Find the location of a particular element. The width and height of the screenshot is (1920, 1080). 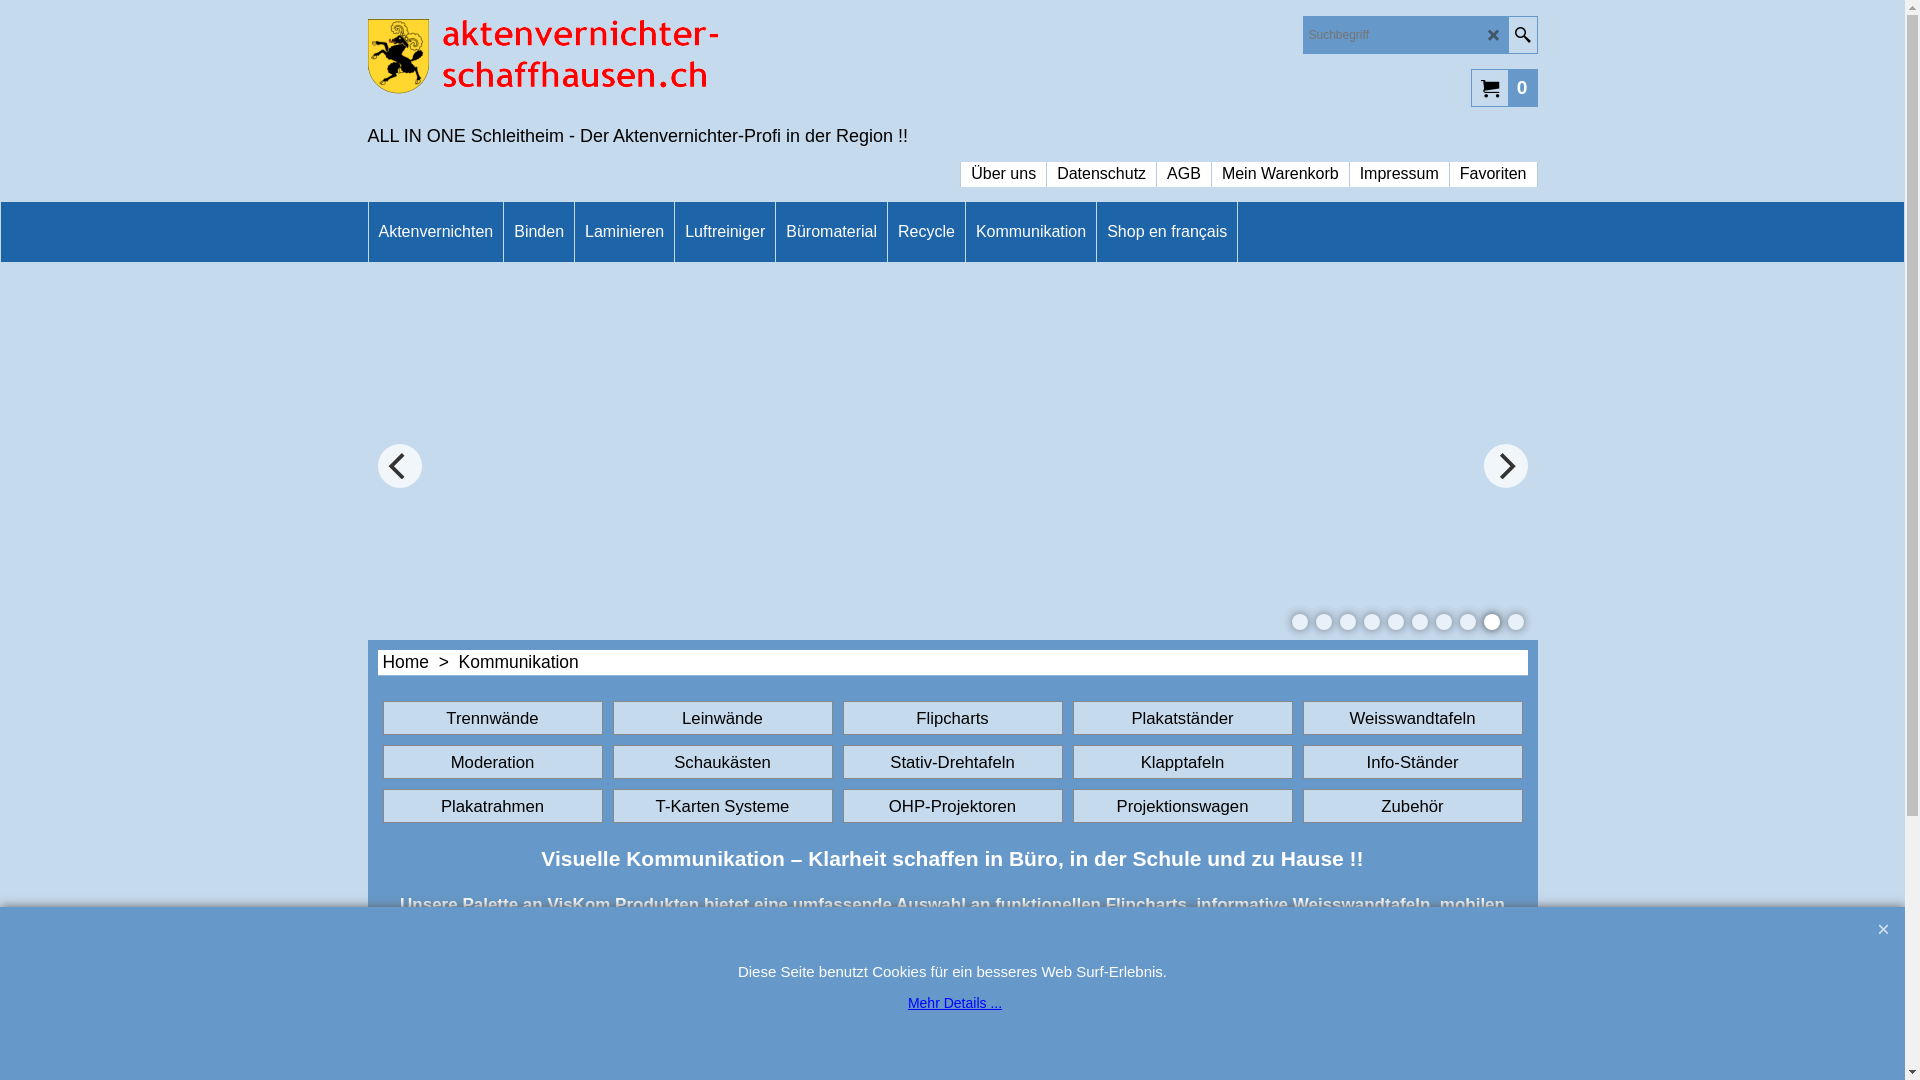

'Laminieren' is located at coordinates (623, 230).